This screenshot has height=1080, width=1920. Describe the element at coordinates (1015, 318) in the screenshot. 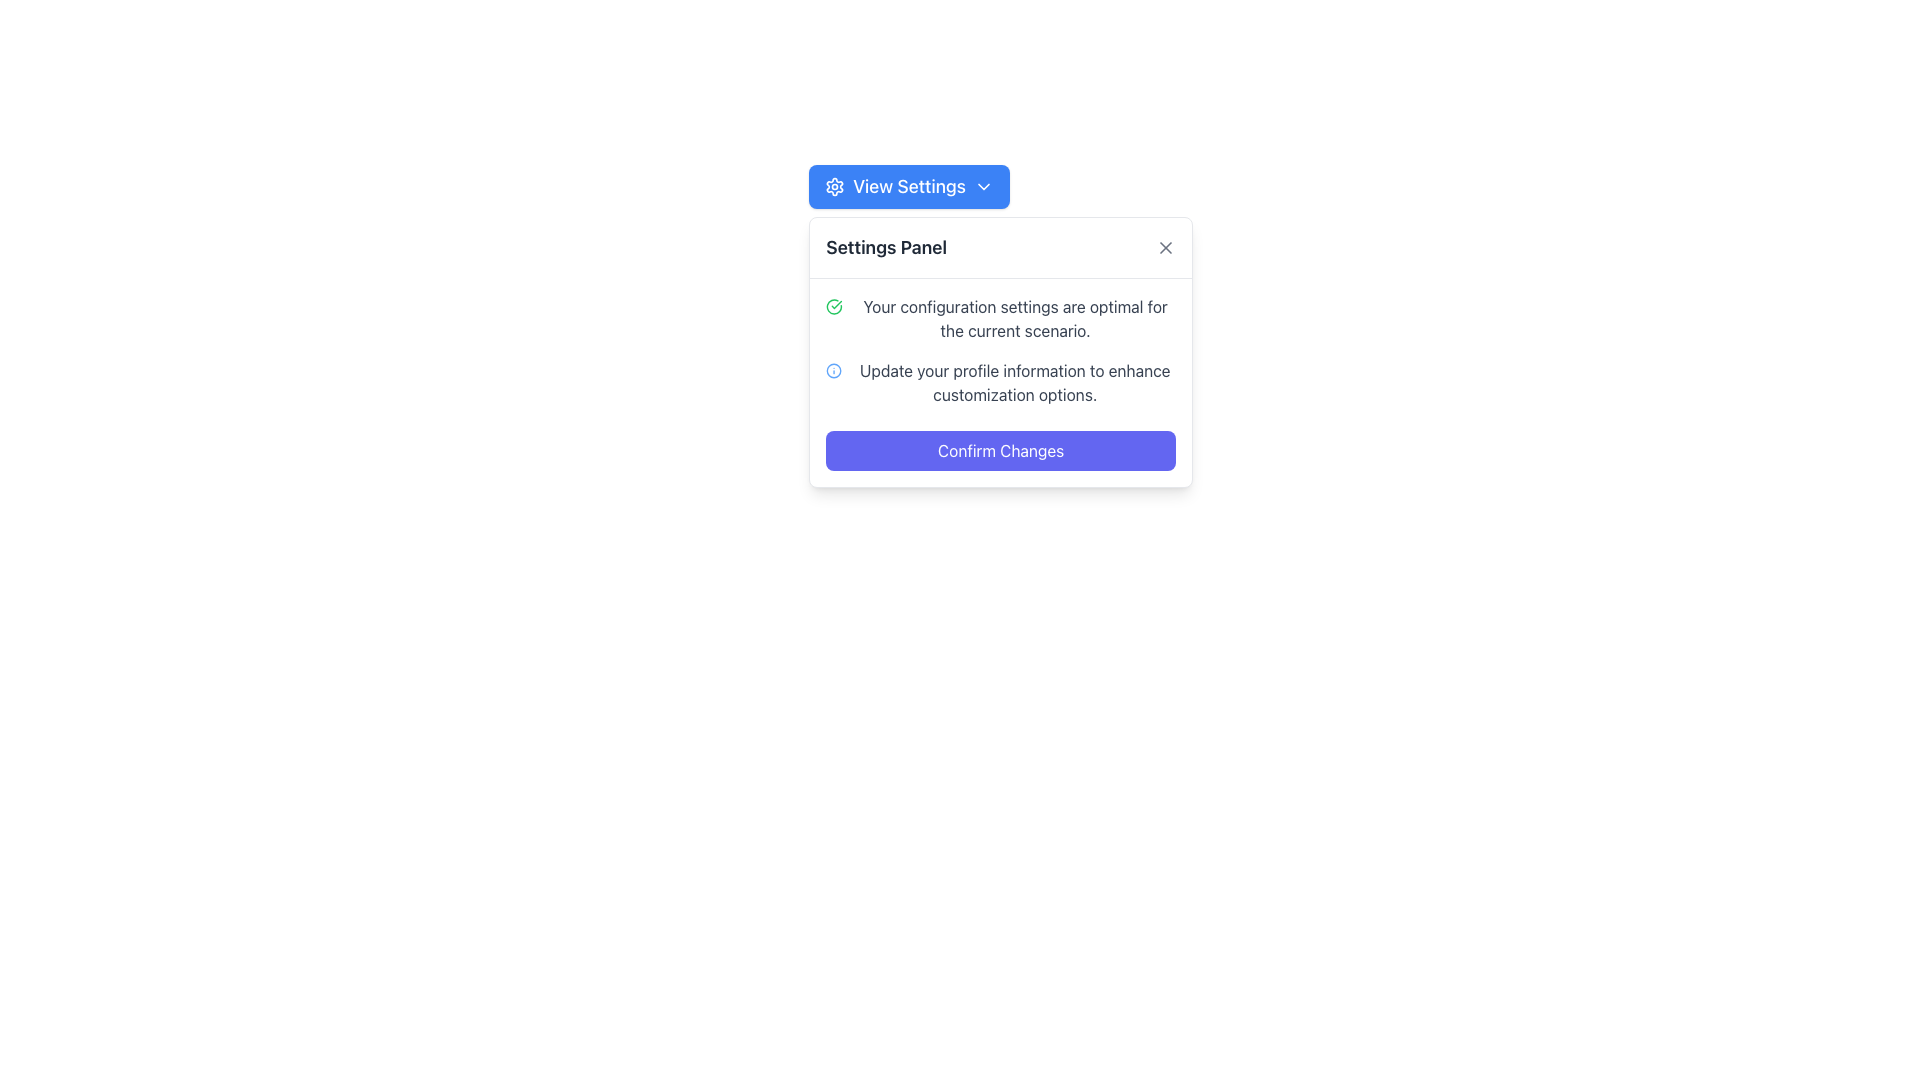

I see `the informational Static Text element located in the settings panel, which confirms that the current configuration settings are optimal, situated right next to a green checkmark icon` at that location.